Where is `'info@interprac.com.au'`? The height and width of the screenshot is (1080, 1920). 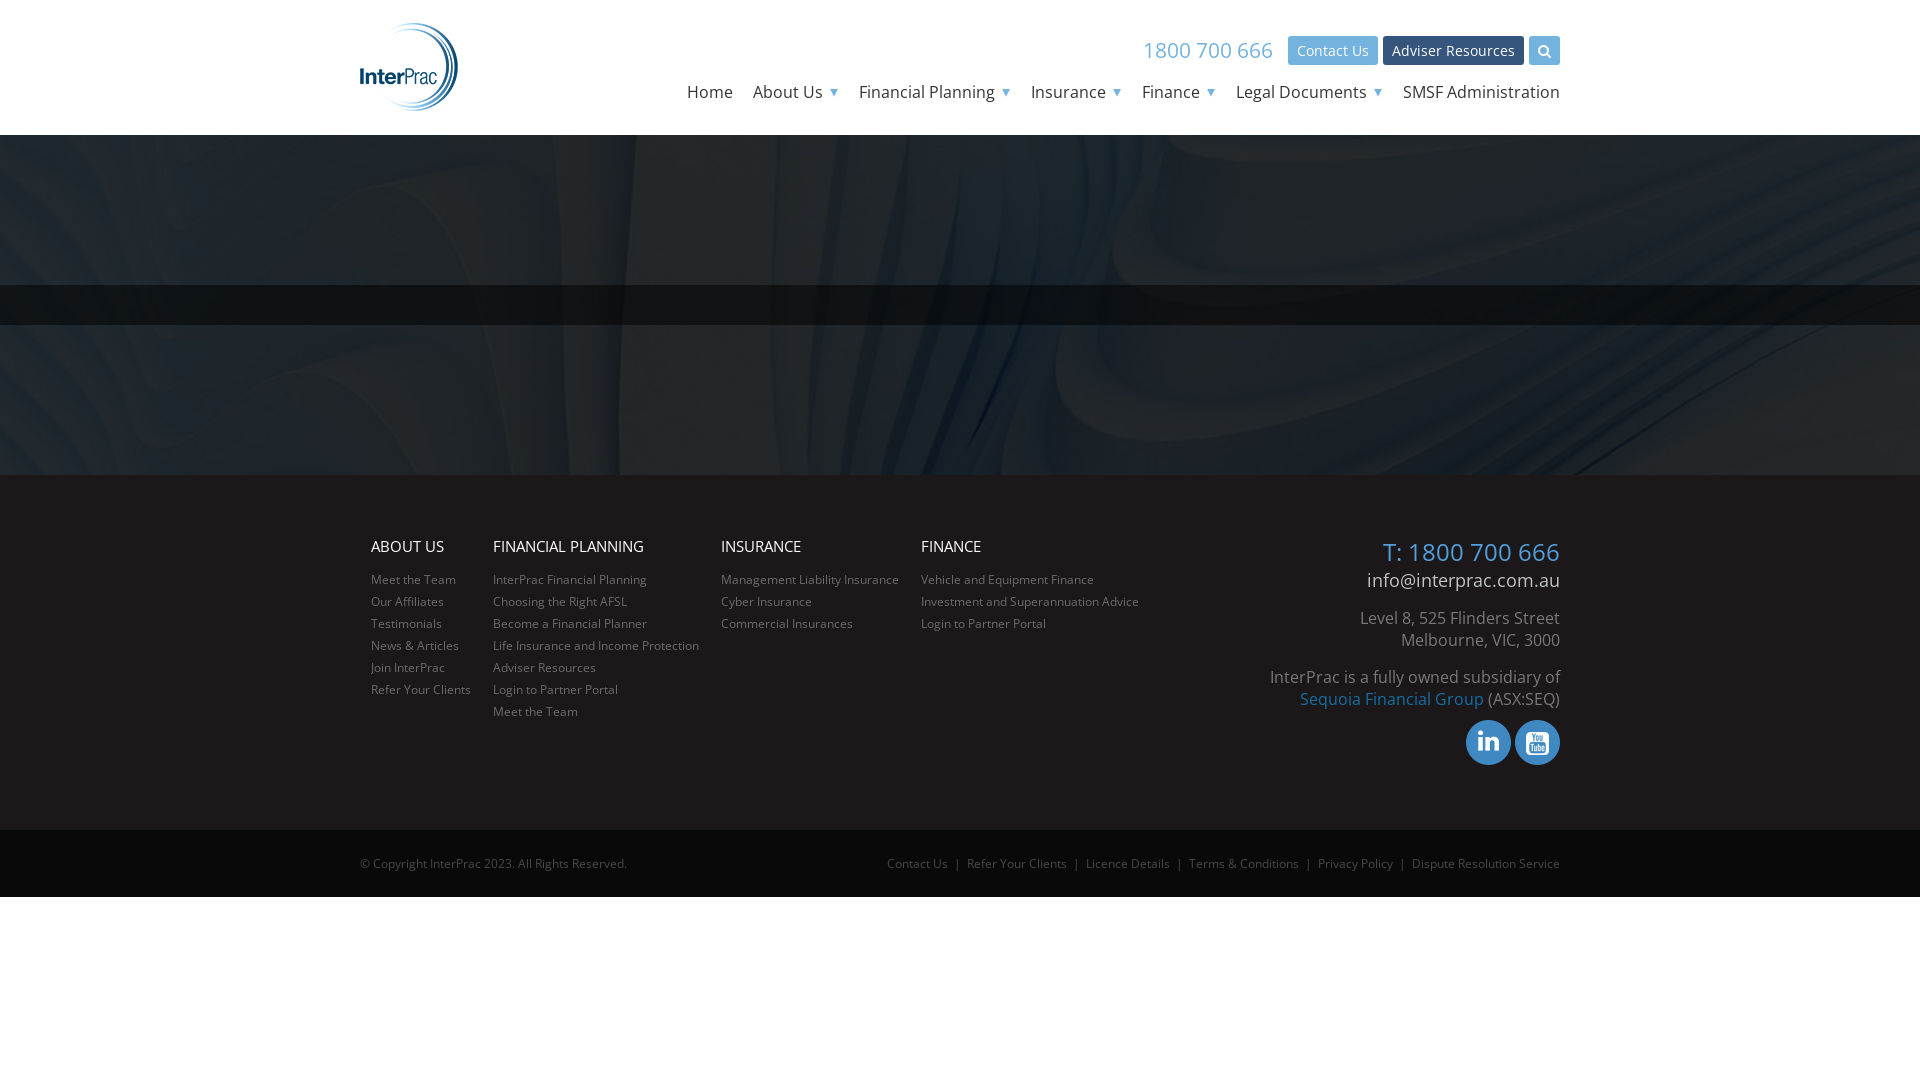
'info@interprac.com.au' is located at coordinates (1463, 579).